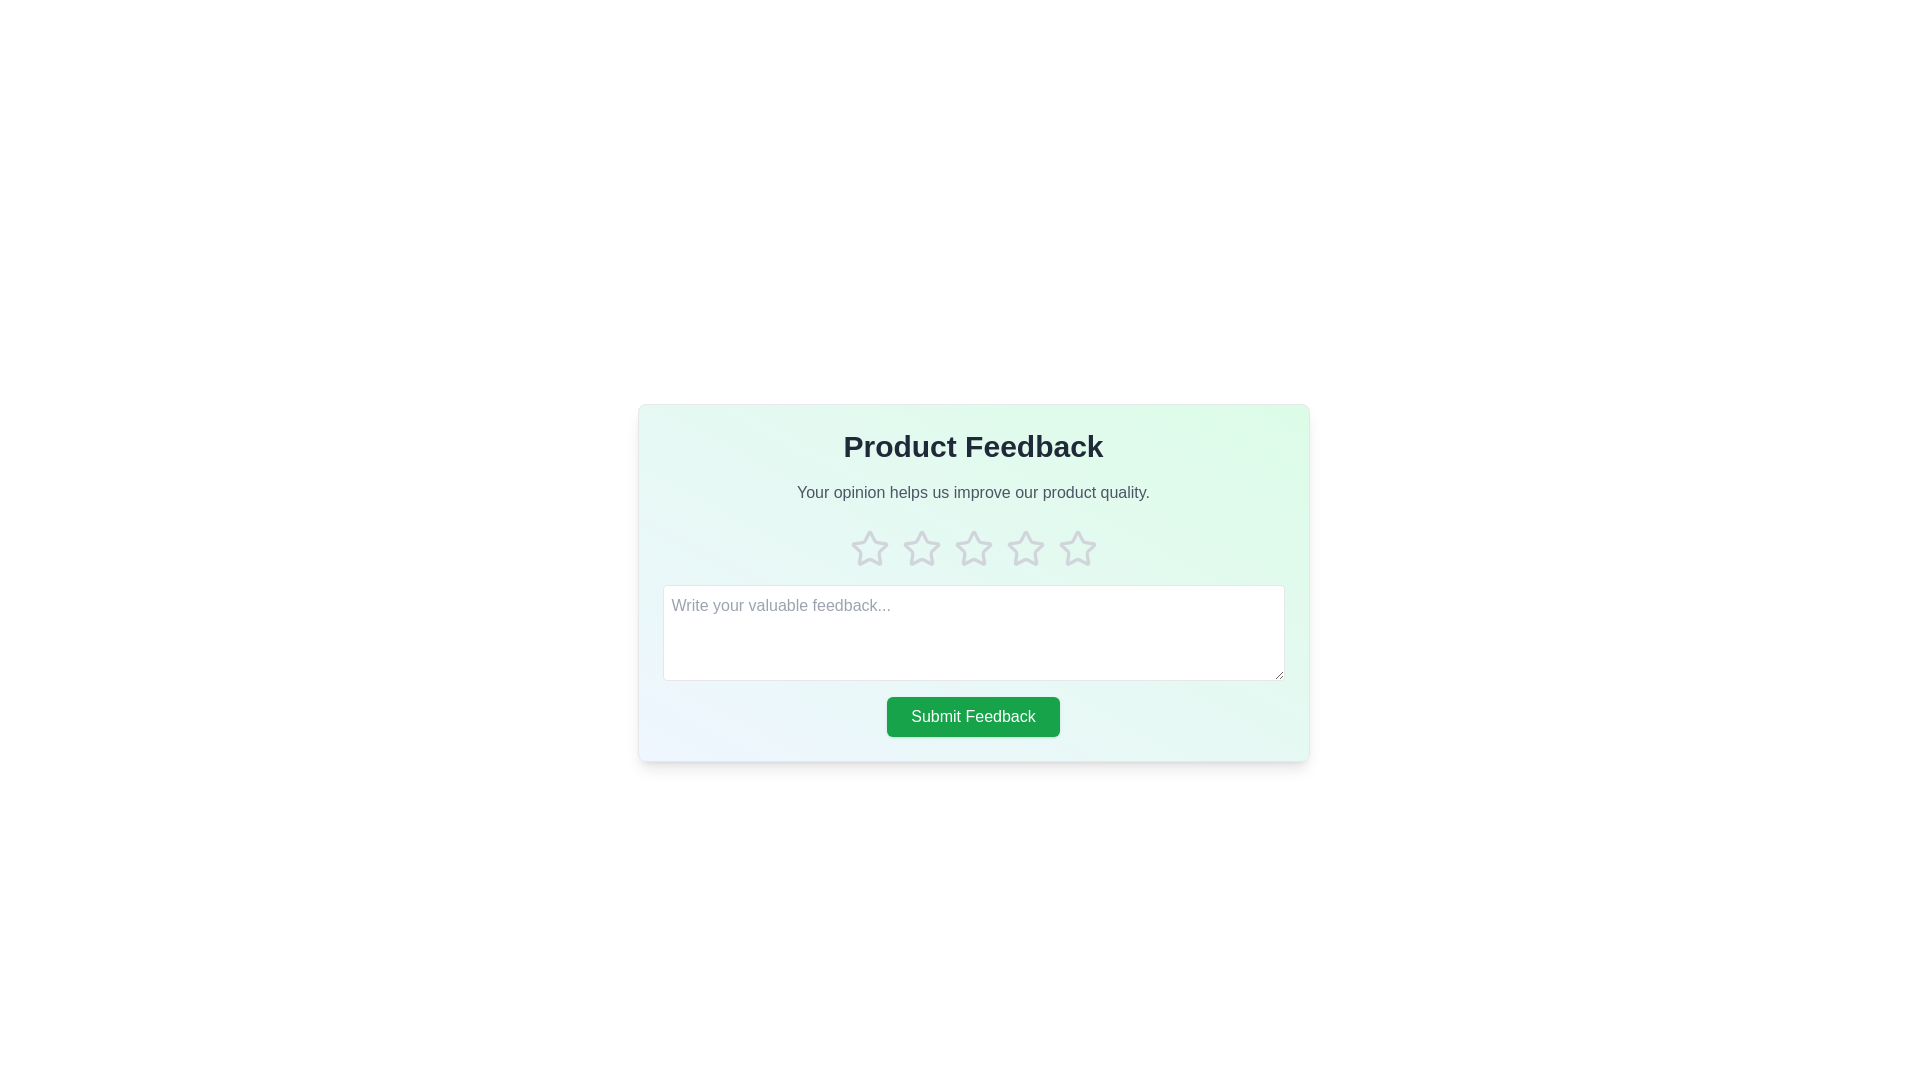 This screenshot has height=1080, width=1920. What do you see at coordinates (973, 493) in the screenshot?
I see `the static text element that encourages users to give feedback, positioned below the 'Product Feedback' title and above the star rating icons` at bounding box center [973, 493].